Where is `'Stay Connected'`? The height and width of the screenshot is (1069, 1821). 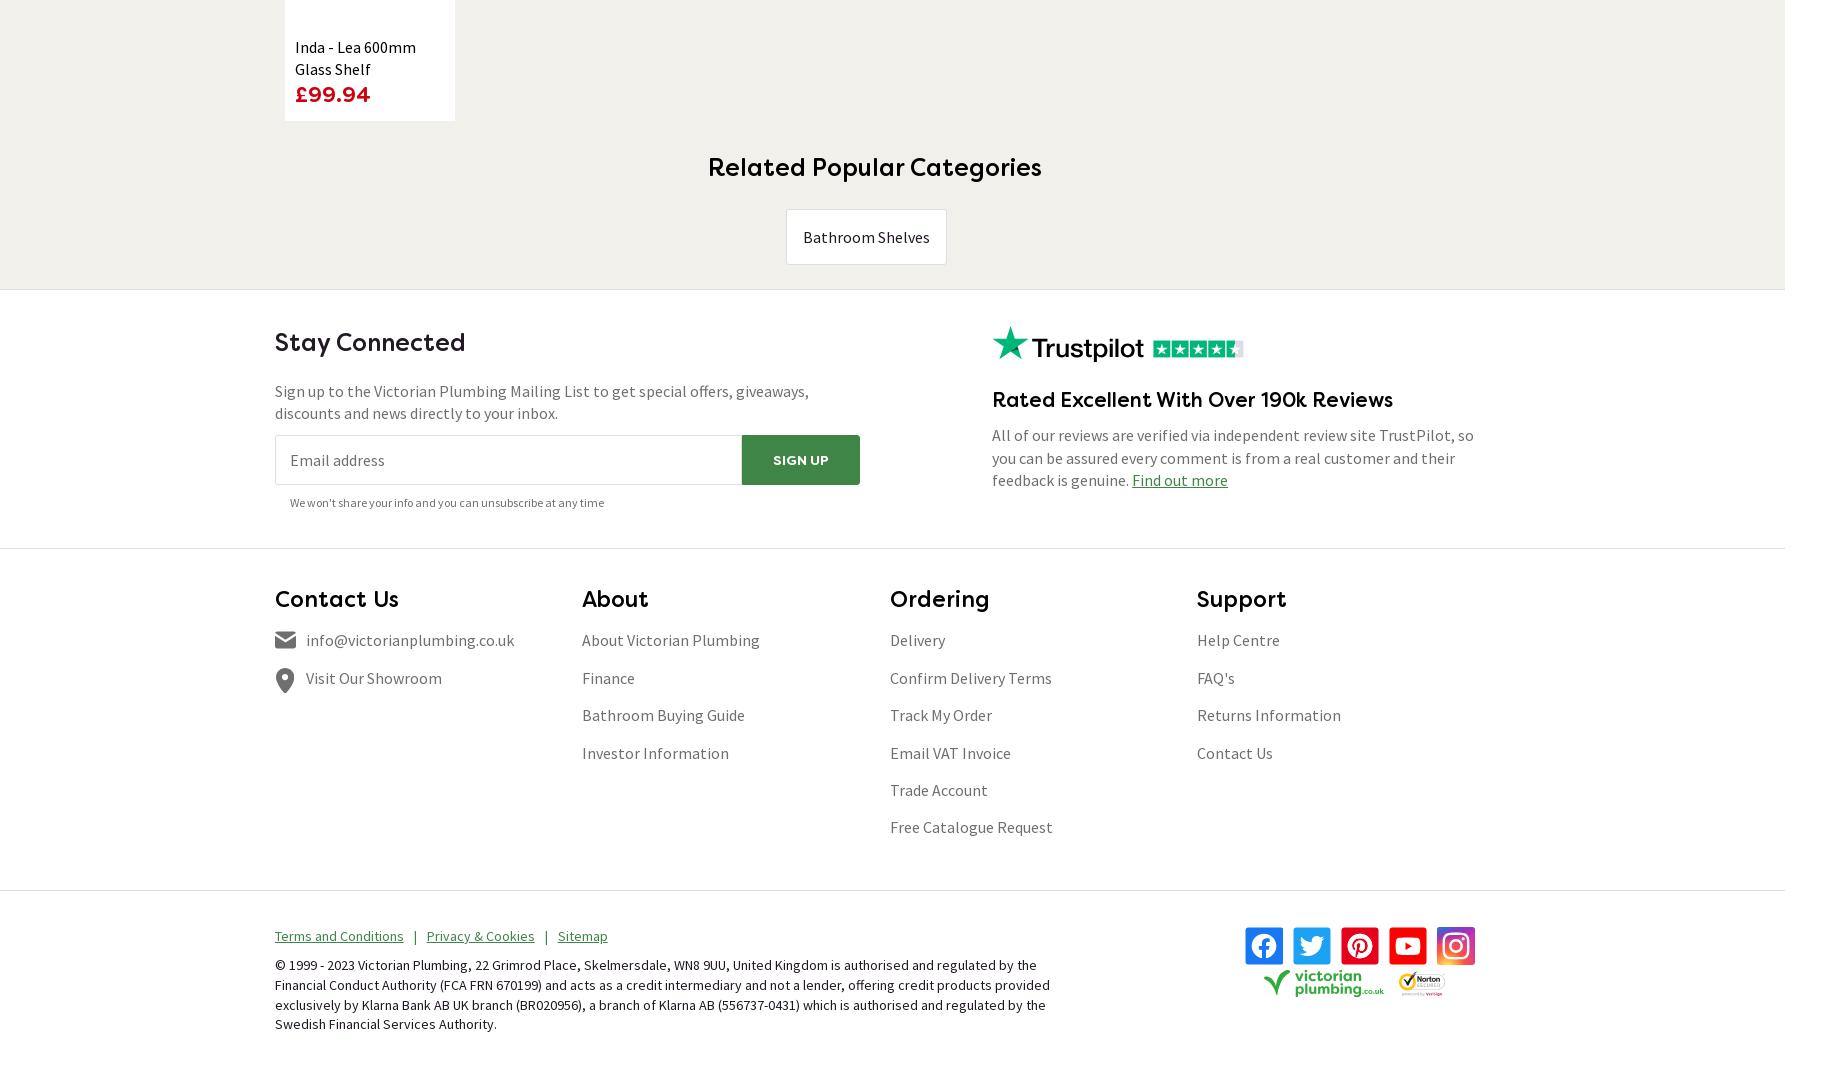
'Stay Connected' is located at coordinates (368, 342).